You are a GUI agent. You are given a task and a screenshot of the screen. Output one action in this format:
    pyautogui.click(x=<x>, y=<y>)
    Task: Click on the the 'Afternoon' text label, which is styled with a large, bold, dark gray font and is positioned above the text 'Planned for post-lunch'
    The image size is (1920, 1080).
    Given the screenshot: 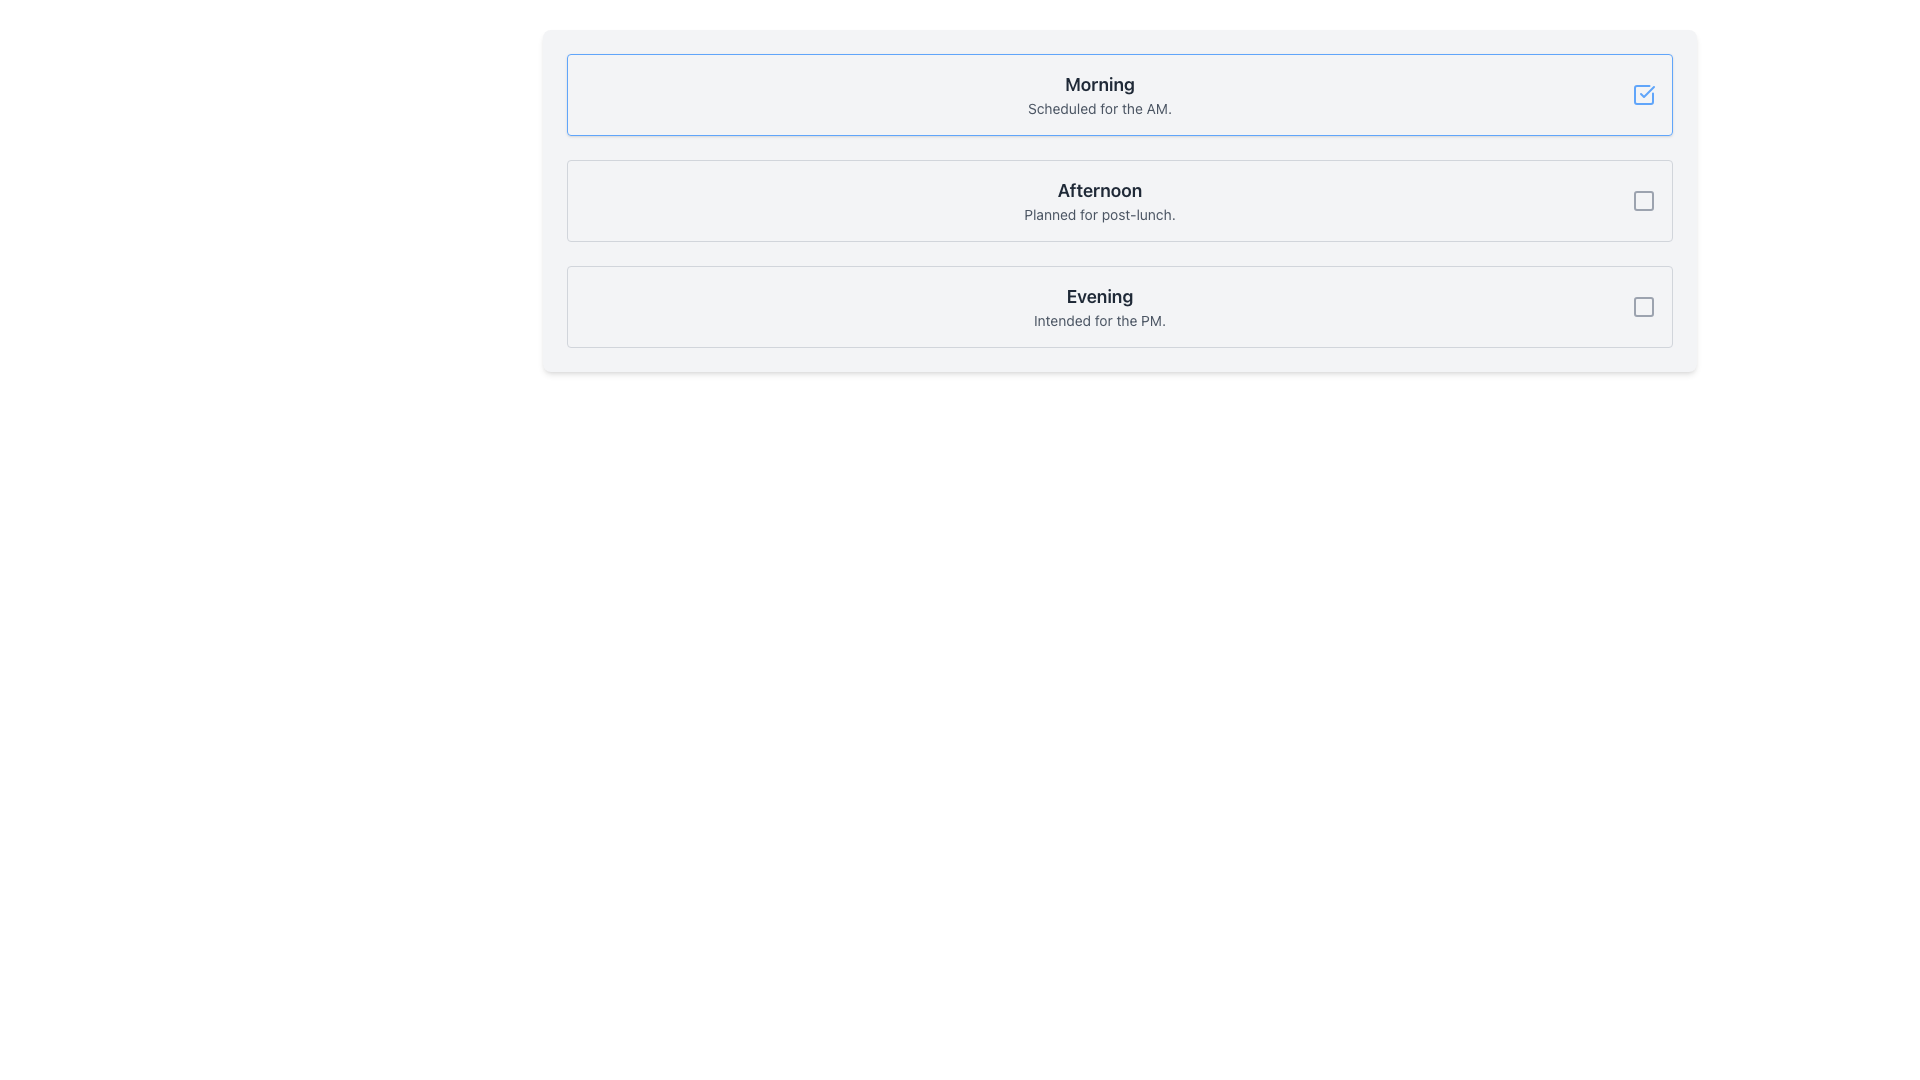 What is the action you would take?
    pyautogui.click(x=1098, y=191)
    